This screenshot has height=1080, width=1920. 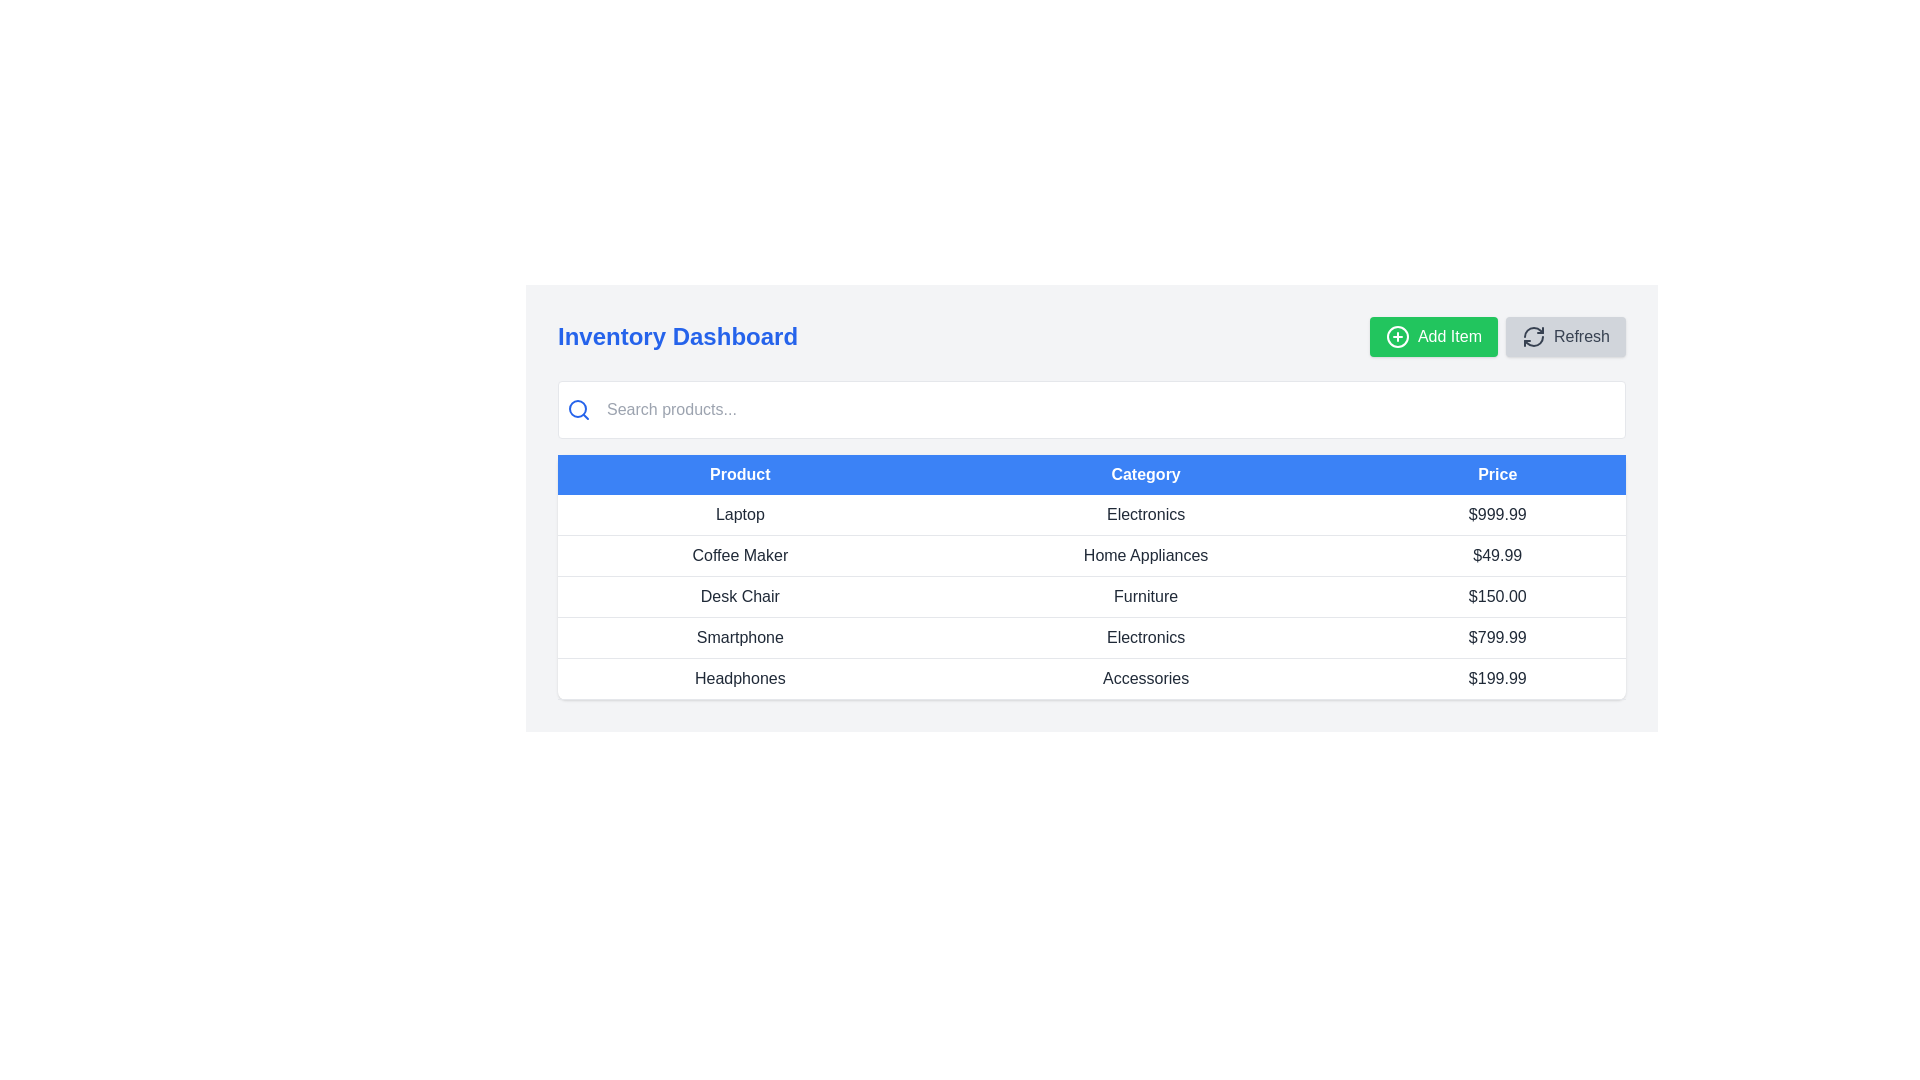 I want to click on the fourth row in the product table that displays 'Smartphone' under the 'Product' column, 'Electronics' under the 'Category' column, and '$799.99' under the 'Price' column, so click(x=1090, y=637).